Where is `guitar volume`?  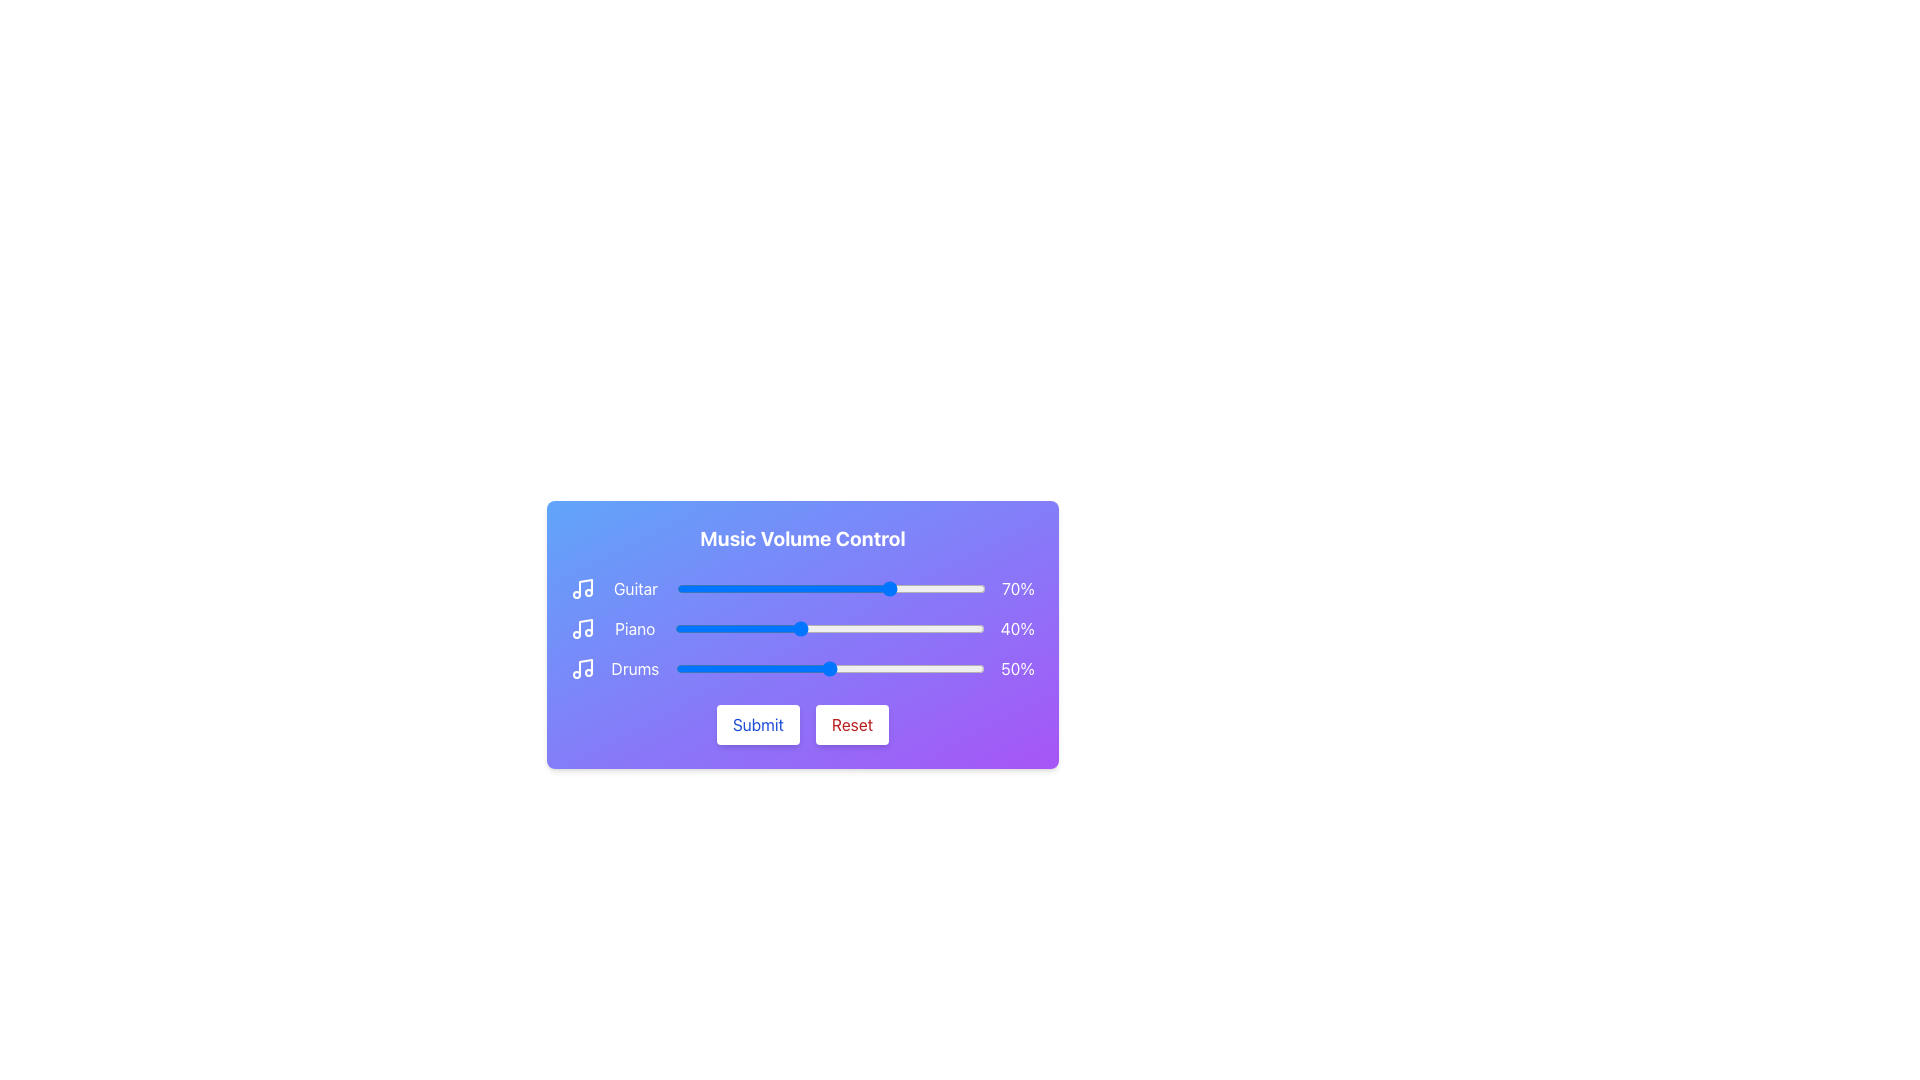
guitar volume is located at coordinates (803, 588).